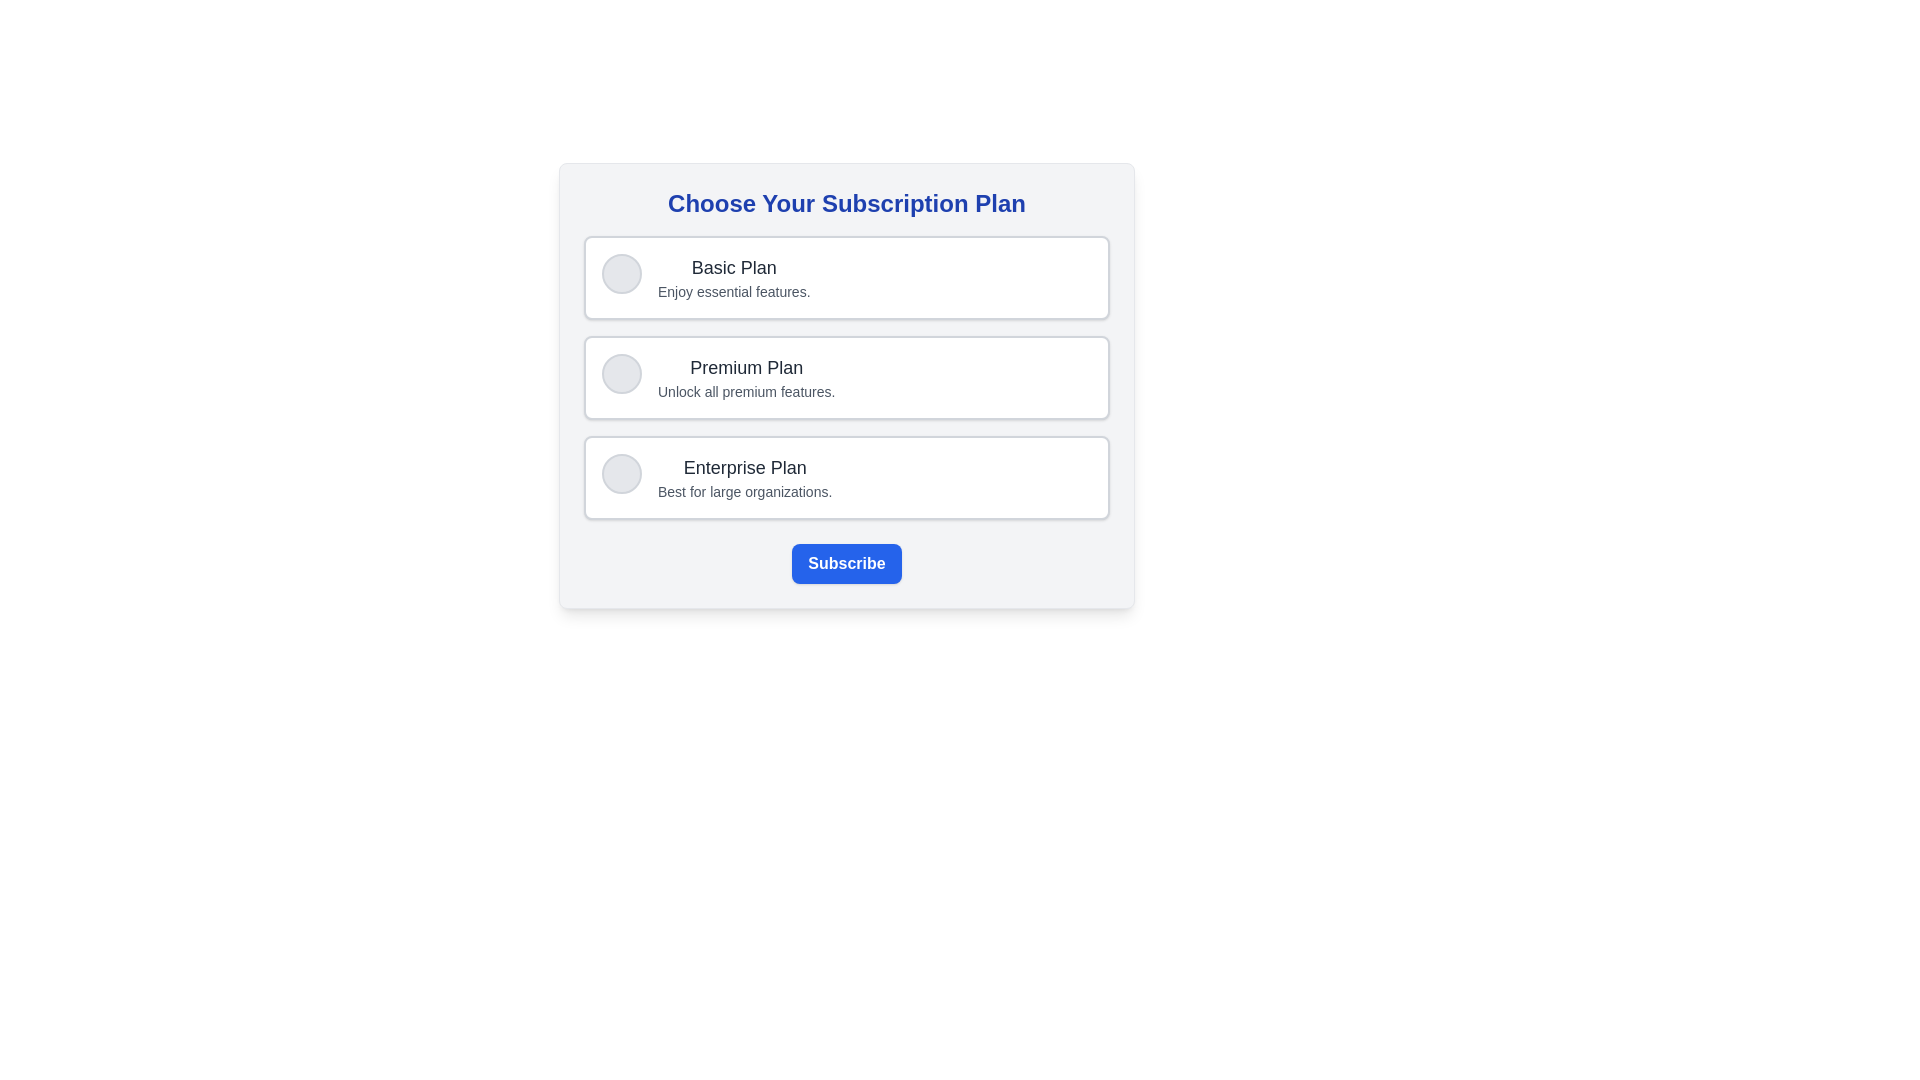 The height and width of the screenshot is (1080, 1920). What do you see at coordinates (846, 478) in the screenshot?
I see `the 'Enterprise Plan' clickable card, which is the third card in the vertical stack of plan options` at bounding box center [846, 478].